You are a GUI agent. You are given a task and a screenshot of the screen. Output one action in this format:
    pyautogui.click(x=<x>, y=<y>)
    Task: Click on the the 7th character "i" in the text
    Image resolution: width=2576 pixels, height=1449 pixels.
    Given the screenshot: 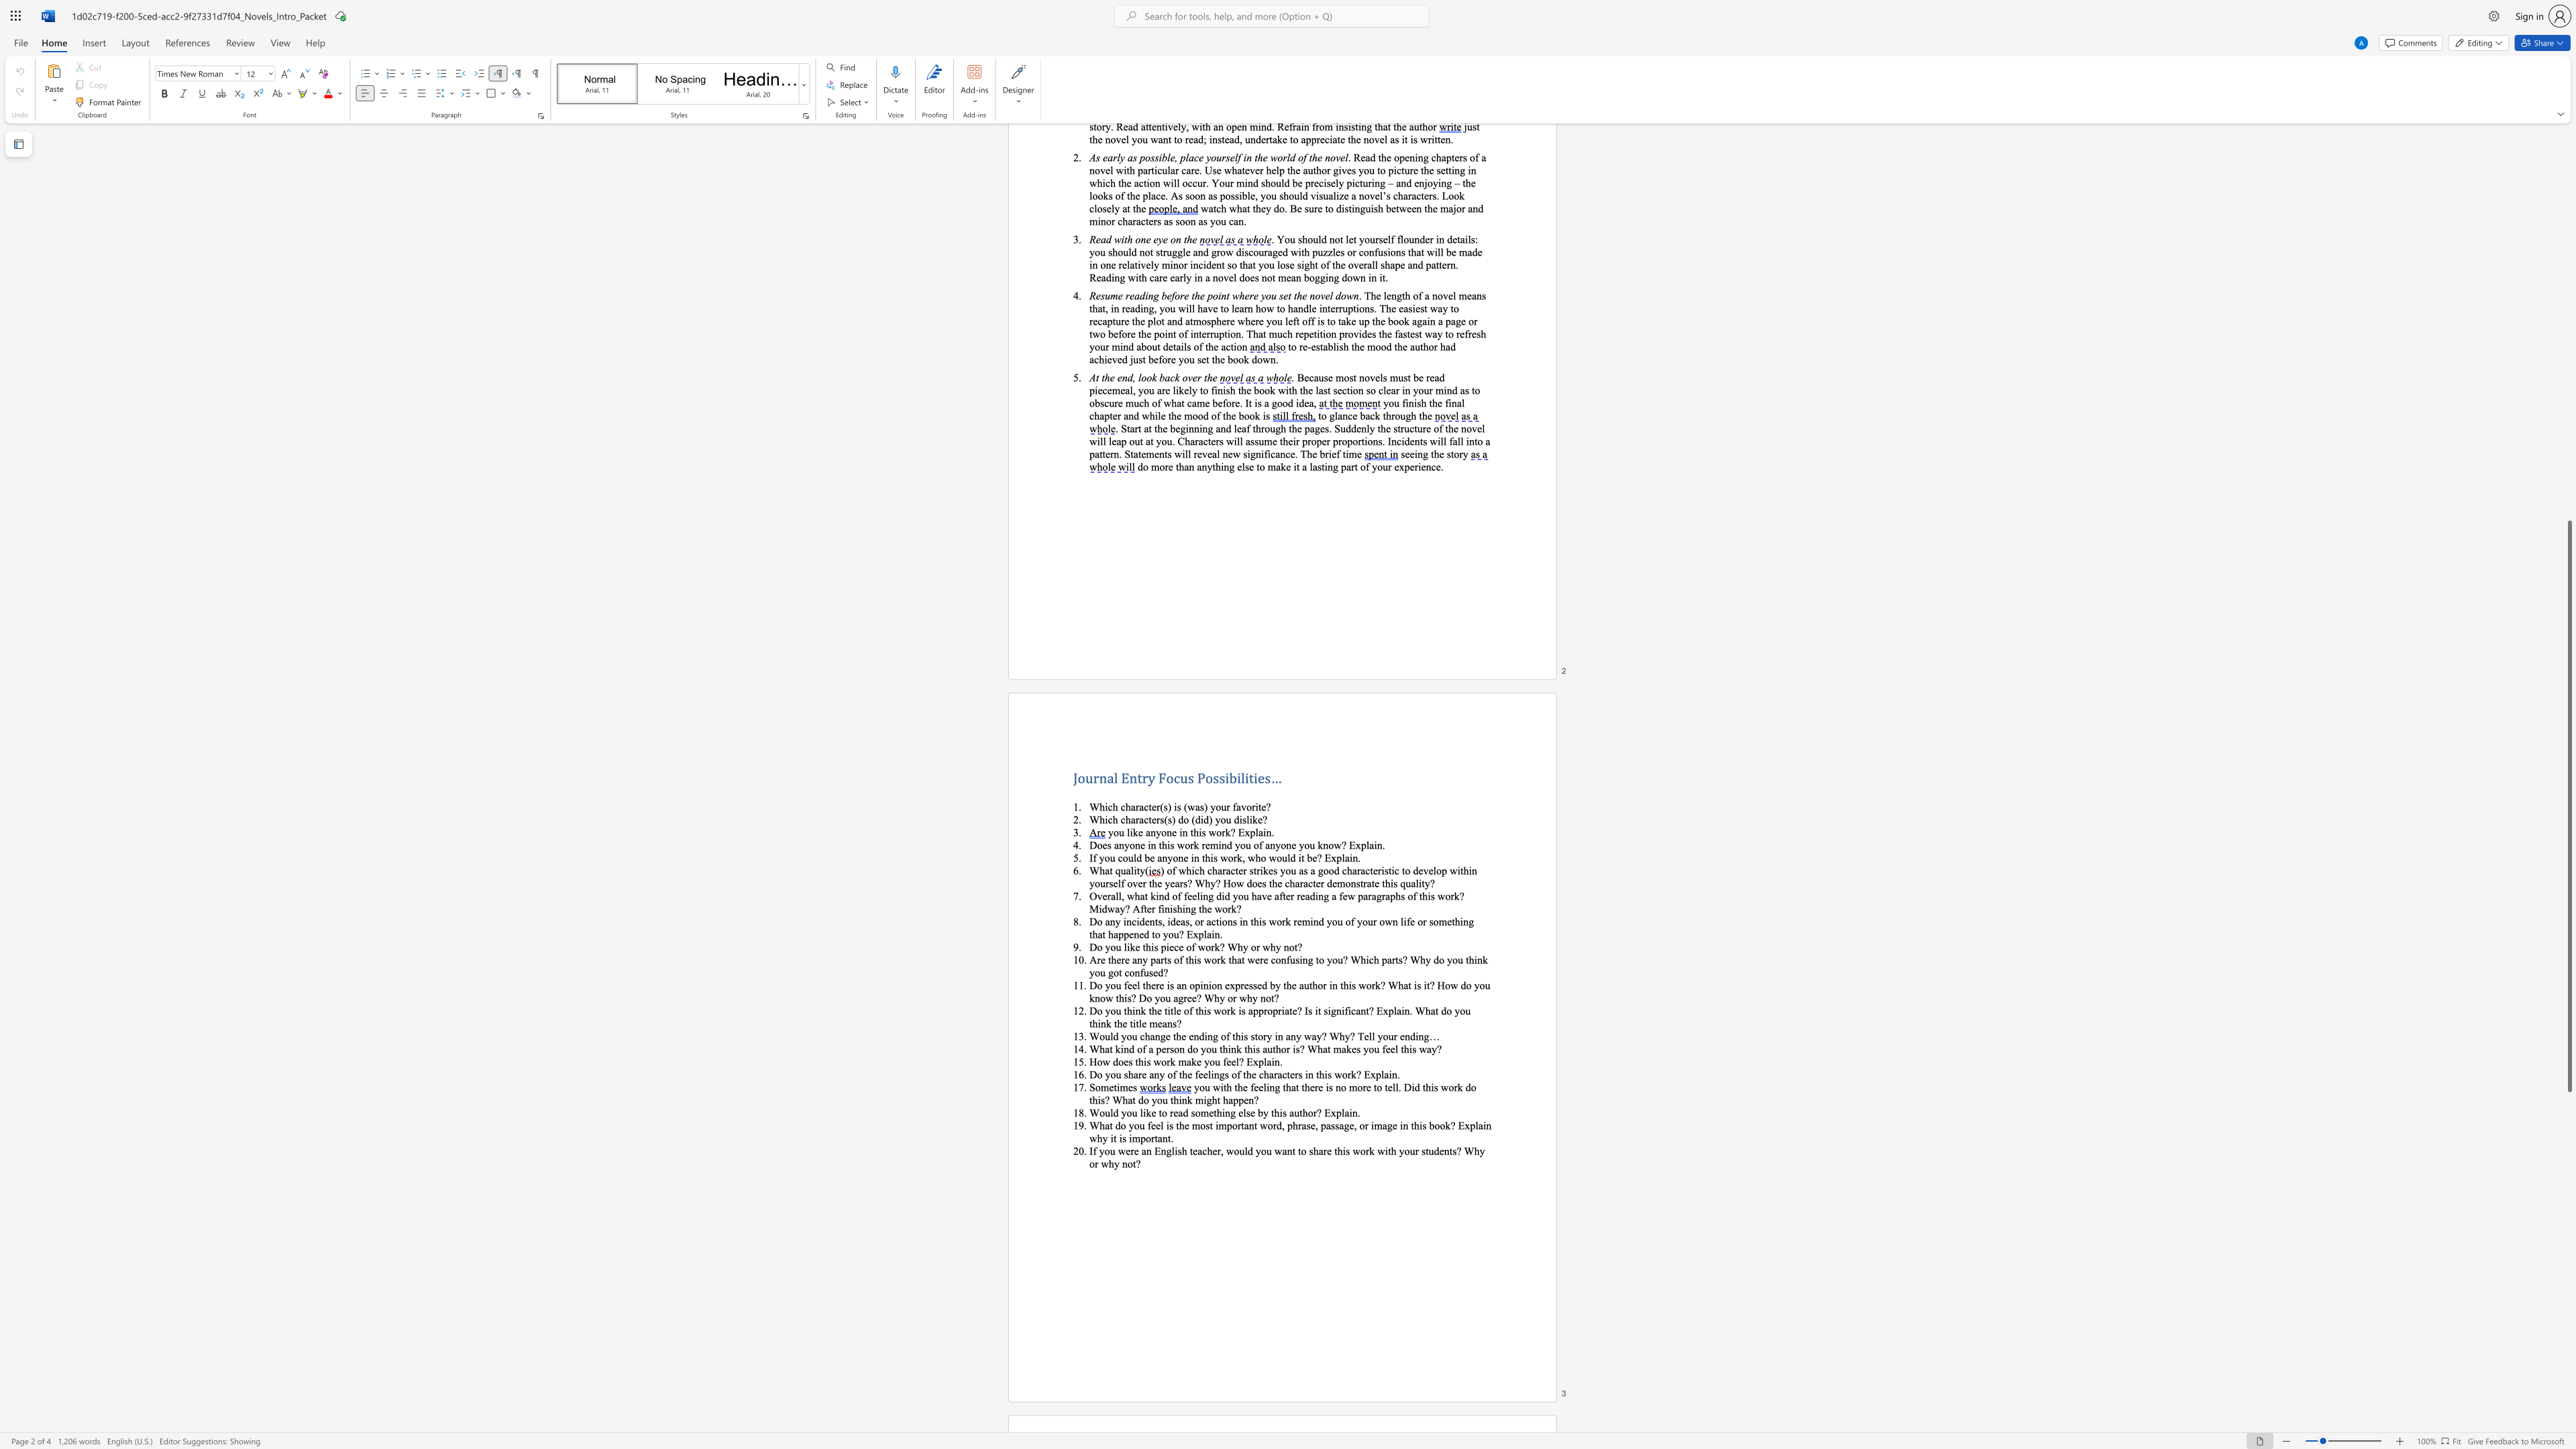 What is the action you would take?
    pyautogui.click(x=1111, y=1137)
    